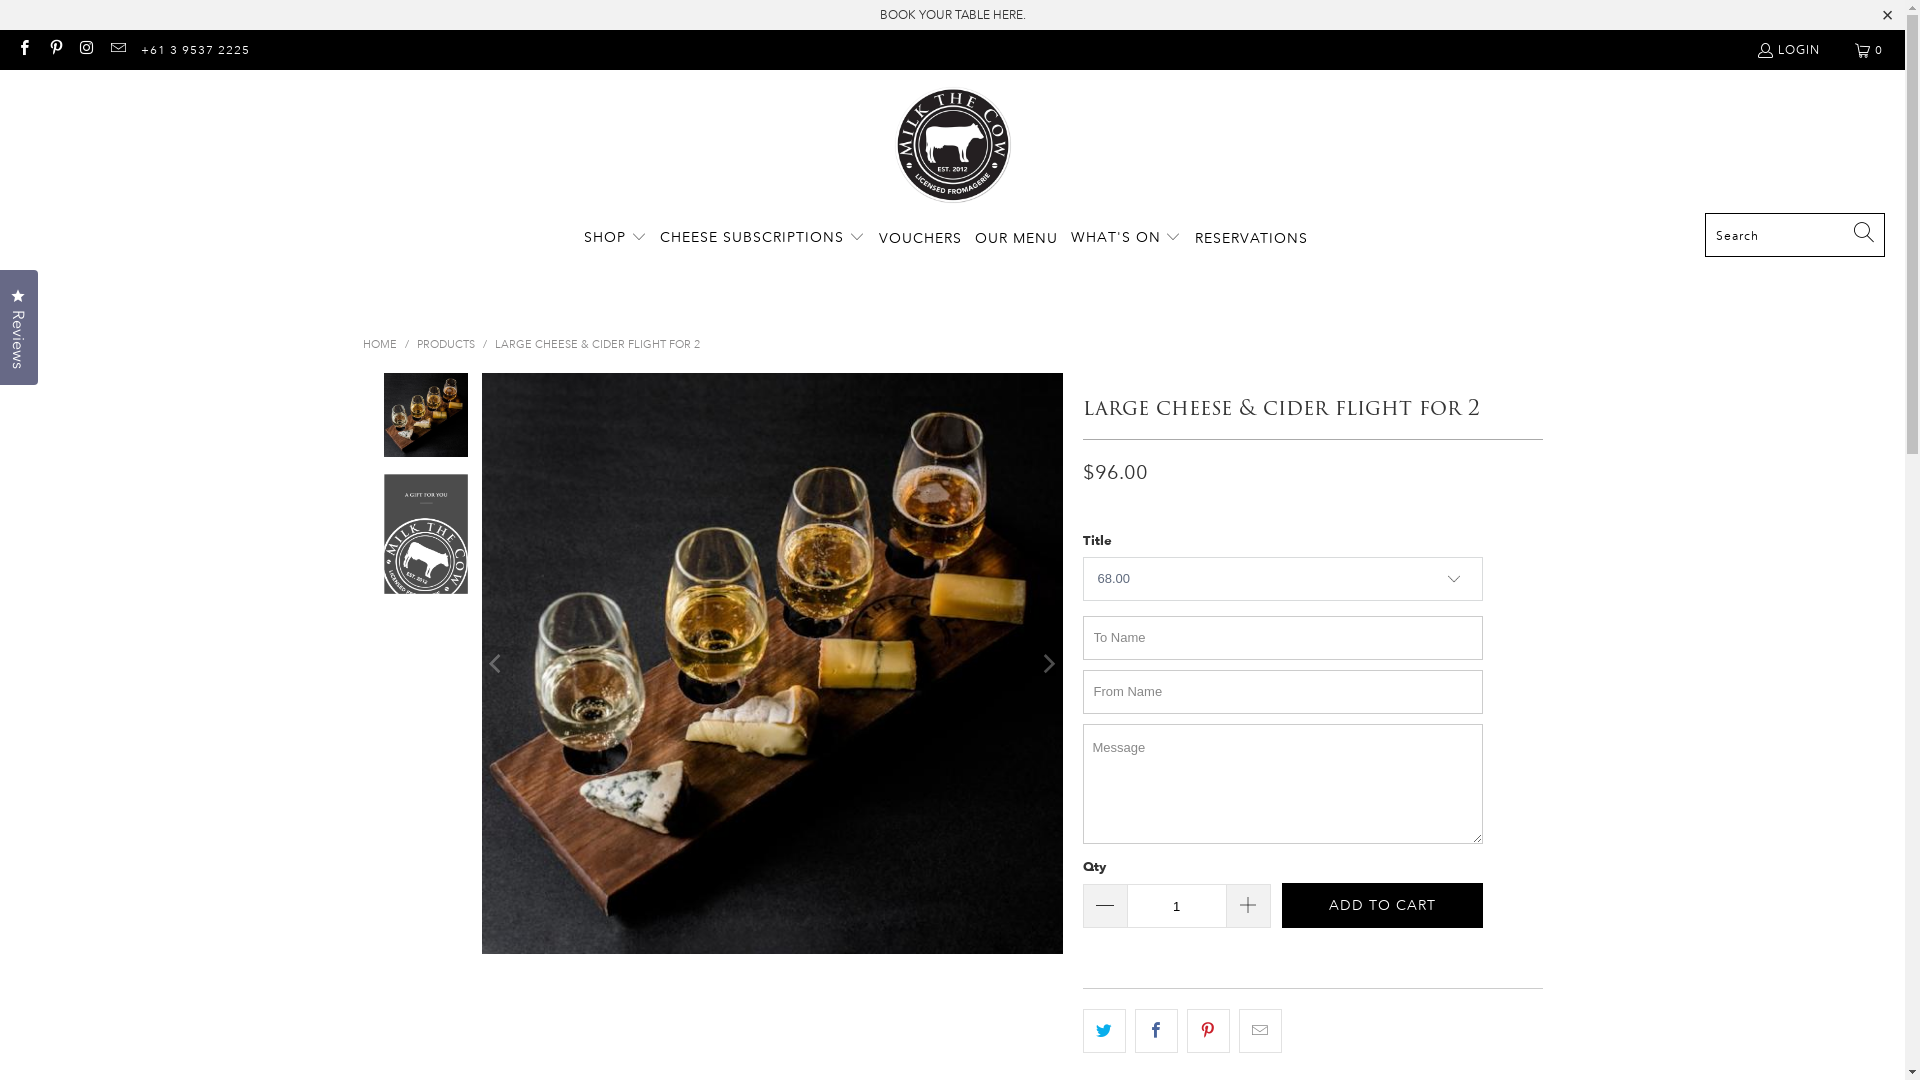  I want to click on 'Milk the Cow Licensed Fromagerie on Pinterest', so click(54, 48).